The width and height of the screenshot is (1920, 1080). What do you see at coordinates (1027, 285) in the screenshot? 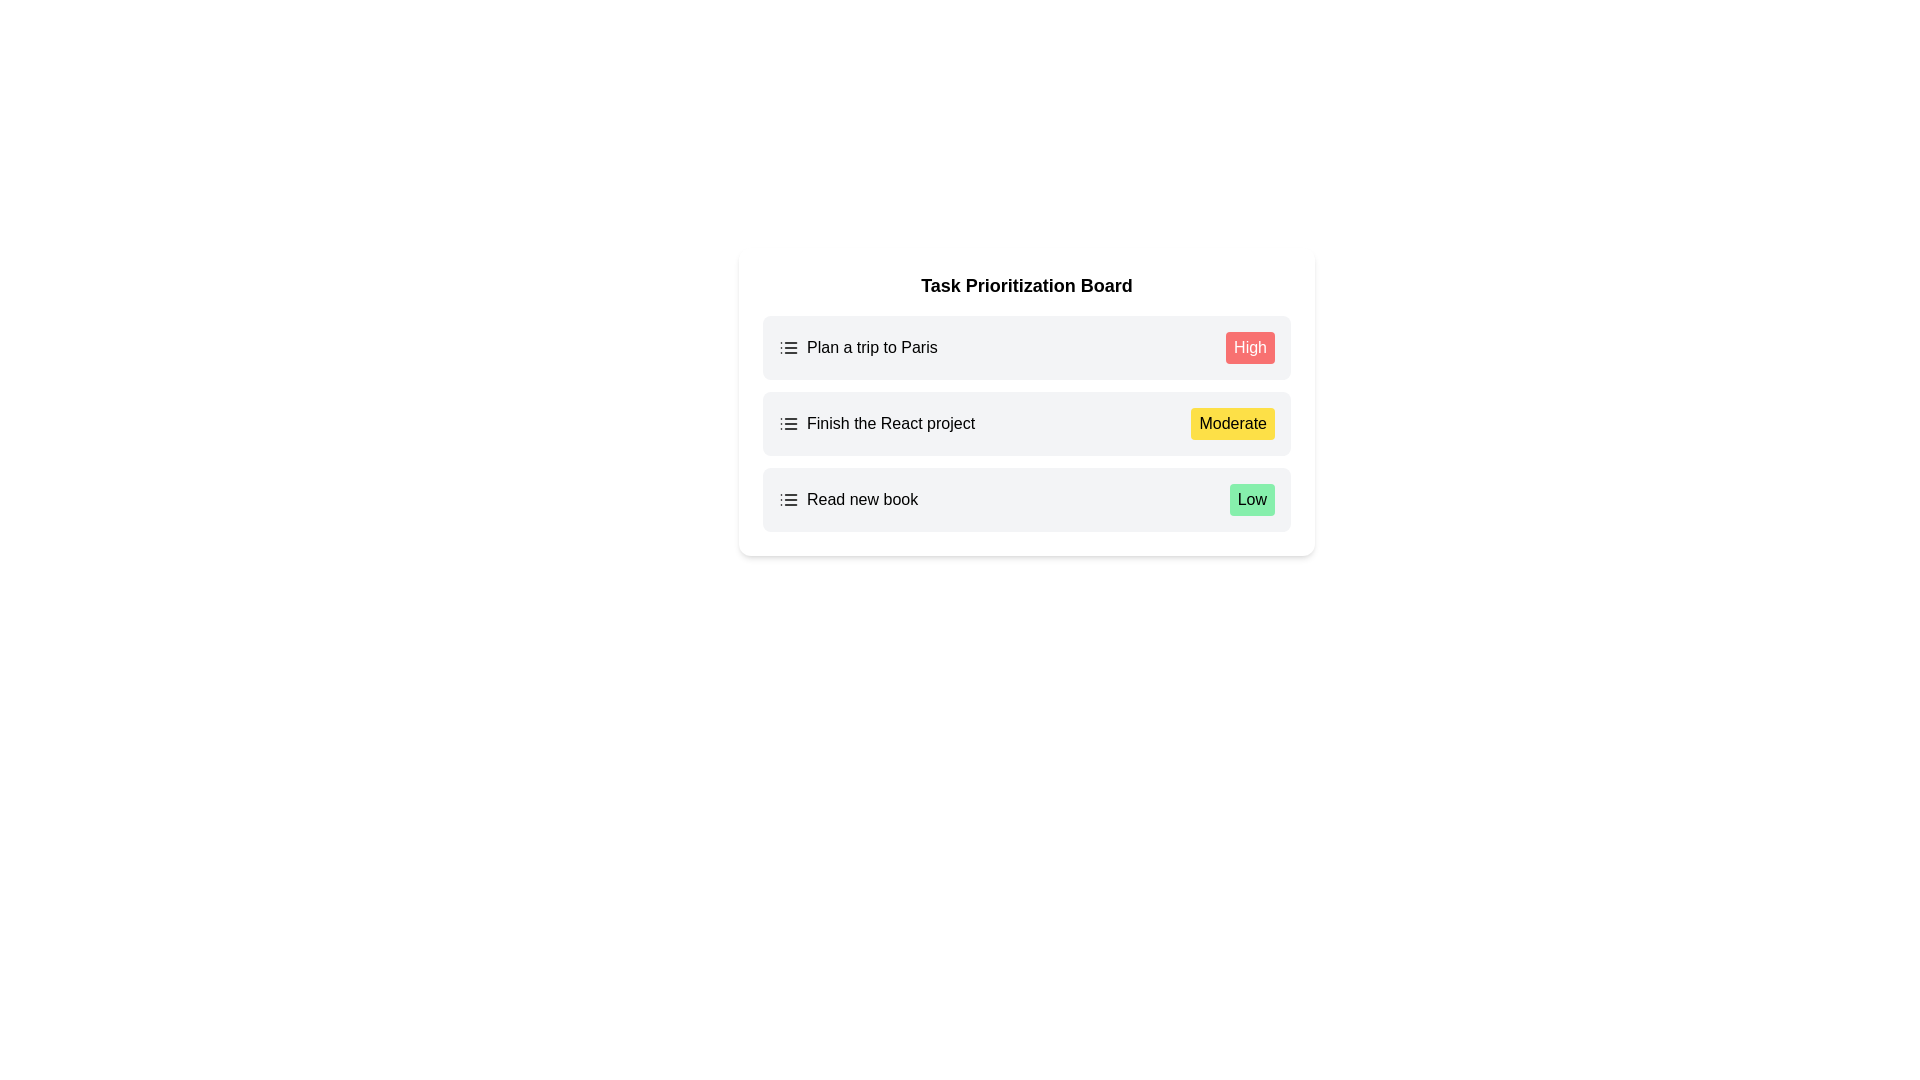
I see `the header or title text of the task prioritization board to possibly trigger a tooltip or style change` at bounding box center [1027, 285].